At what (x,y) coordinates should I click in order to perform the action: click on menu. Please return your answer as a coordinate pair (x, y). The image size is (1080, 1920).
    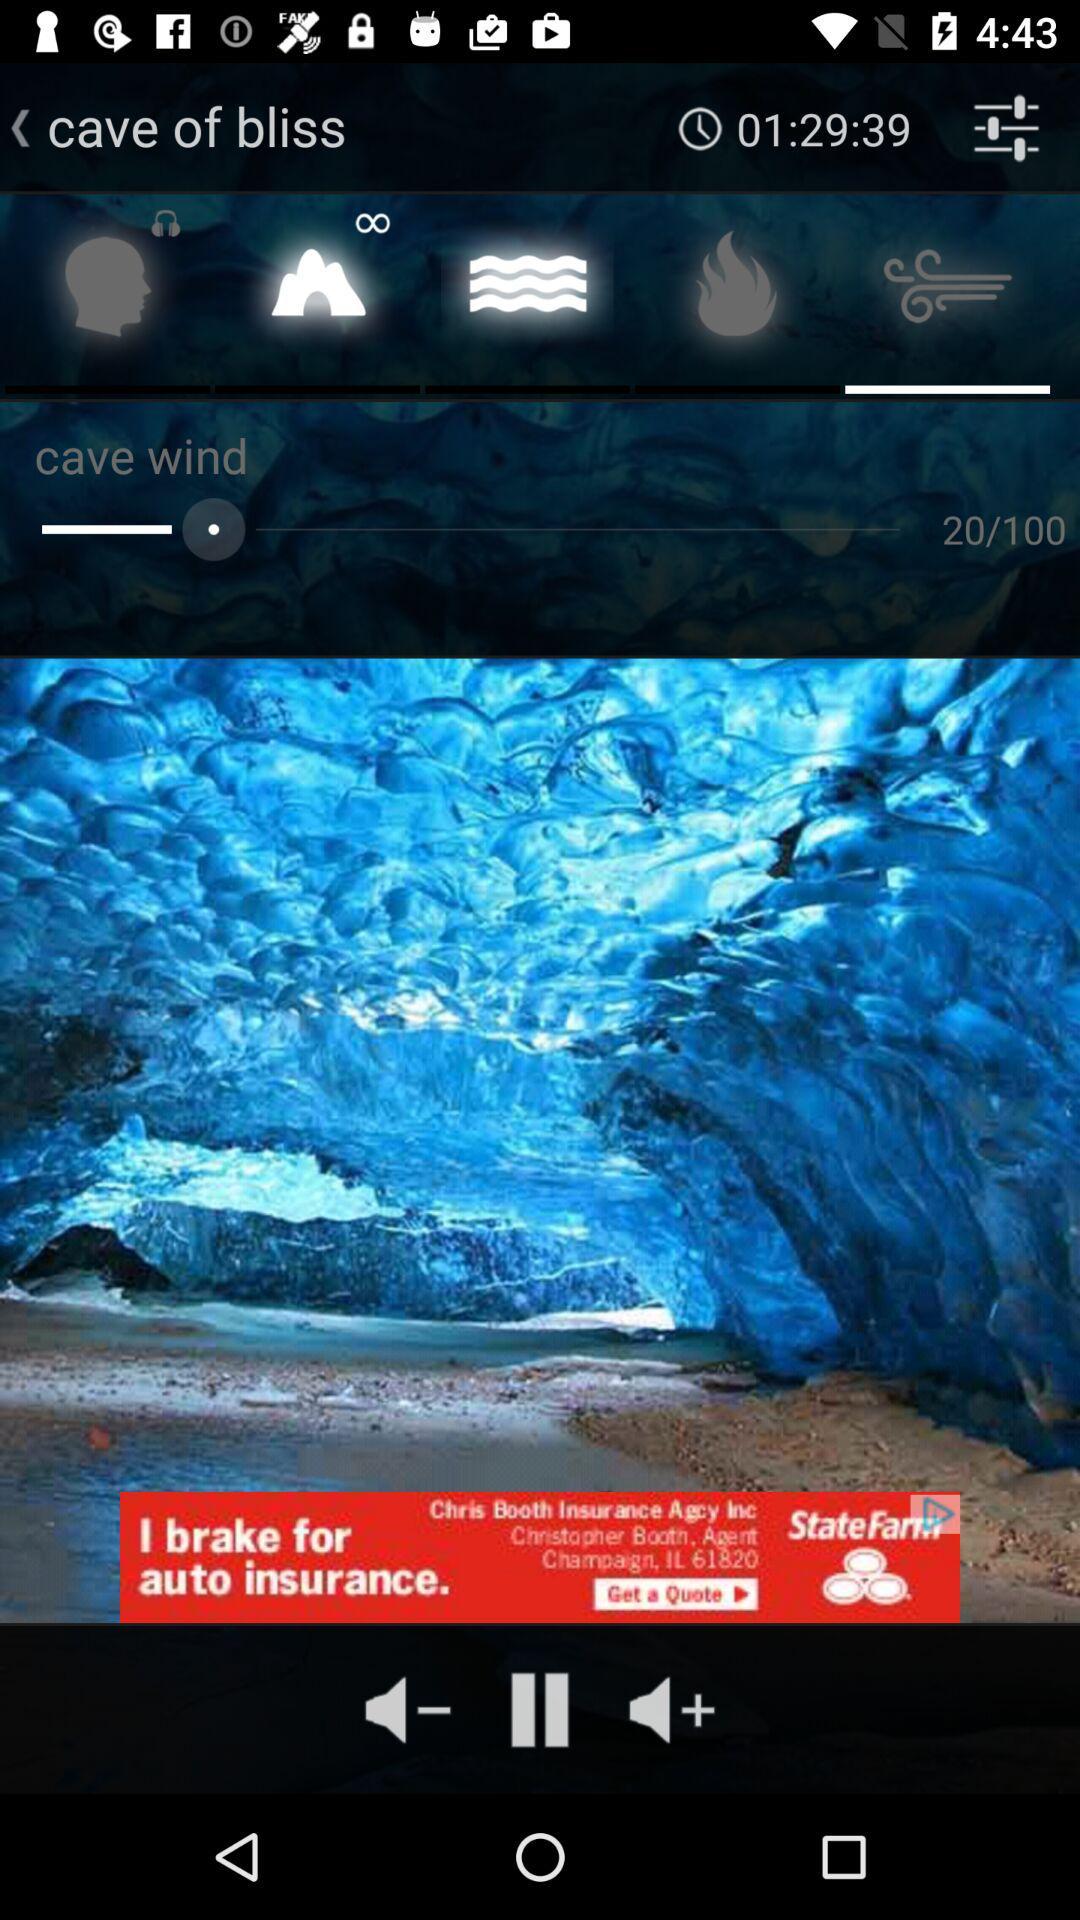
    Looking at the image, I should click on (737, 291).